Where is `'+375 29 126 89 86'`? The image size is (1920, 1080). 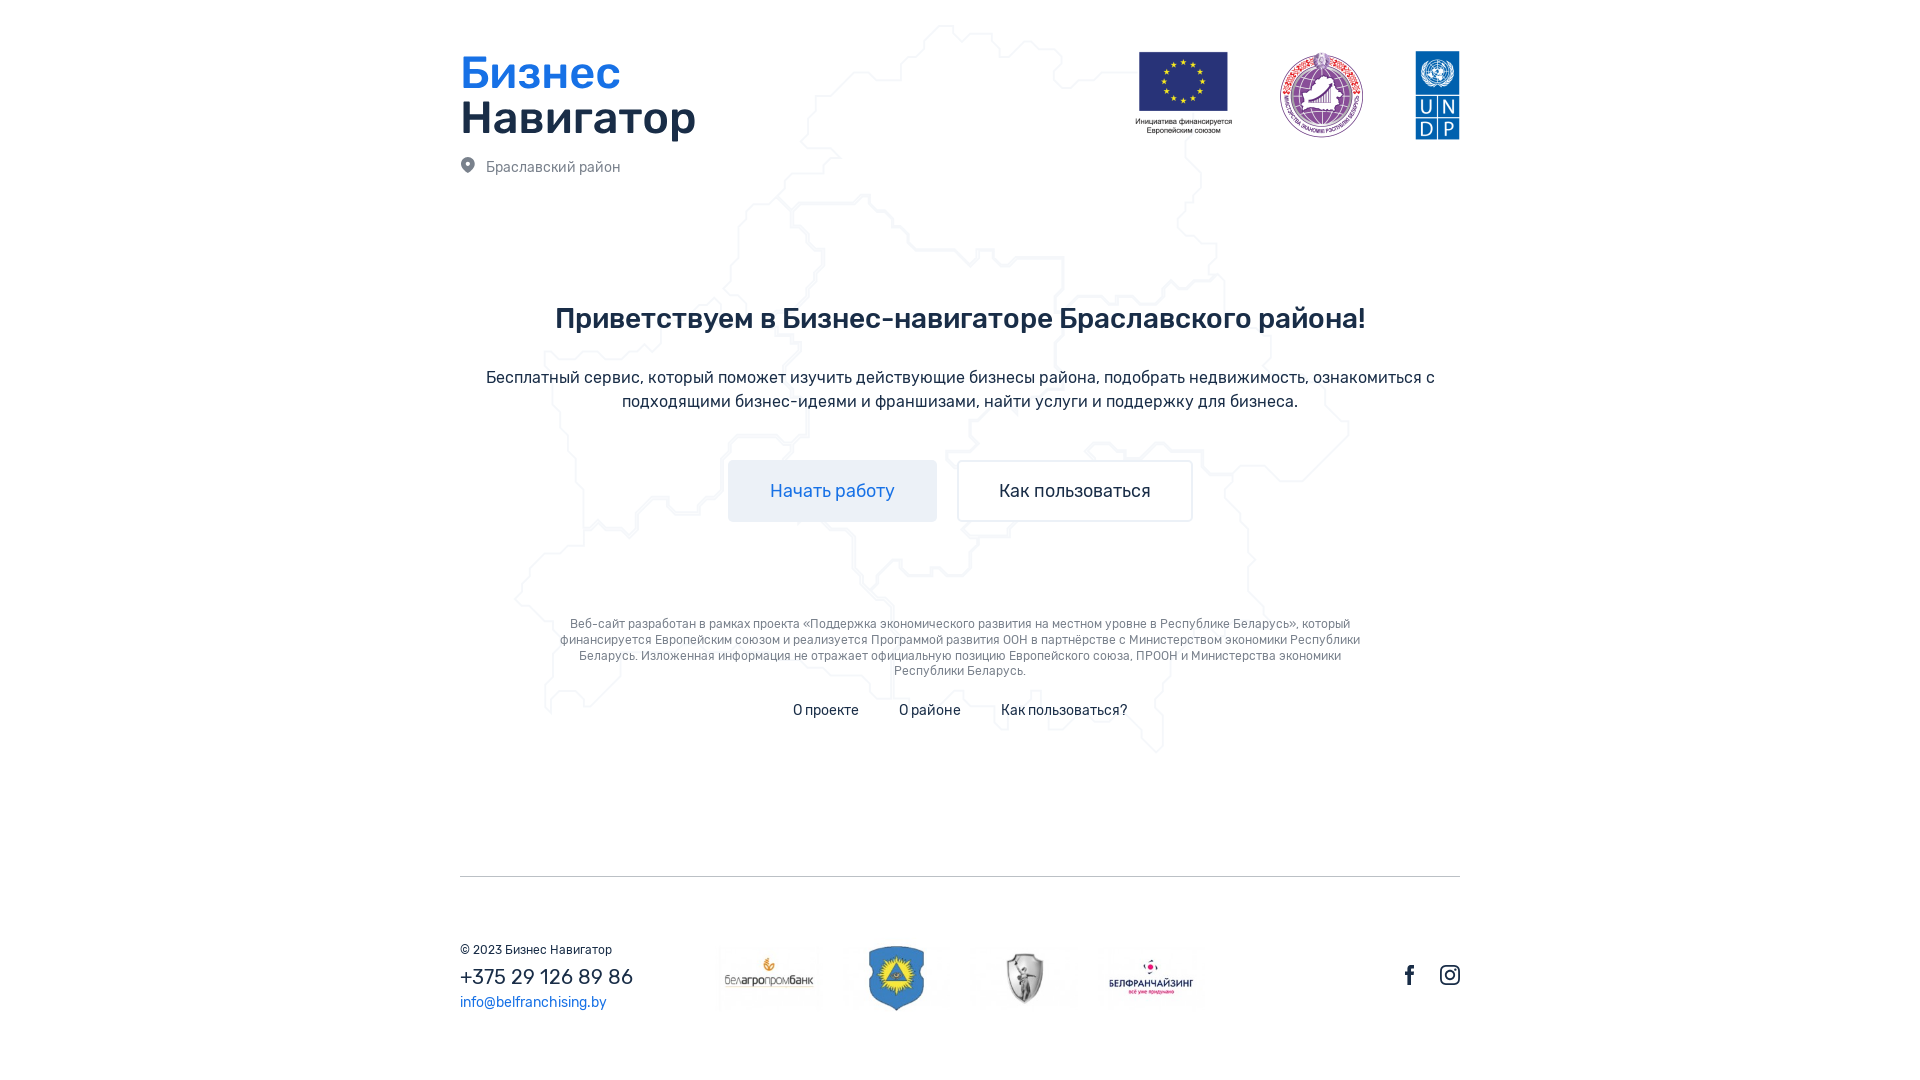 '+375 29 126 89 86' is located at coordinates (459, 976).